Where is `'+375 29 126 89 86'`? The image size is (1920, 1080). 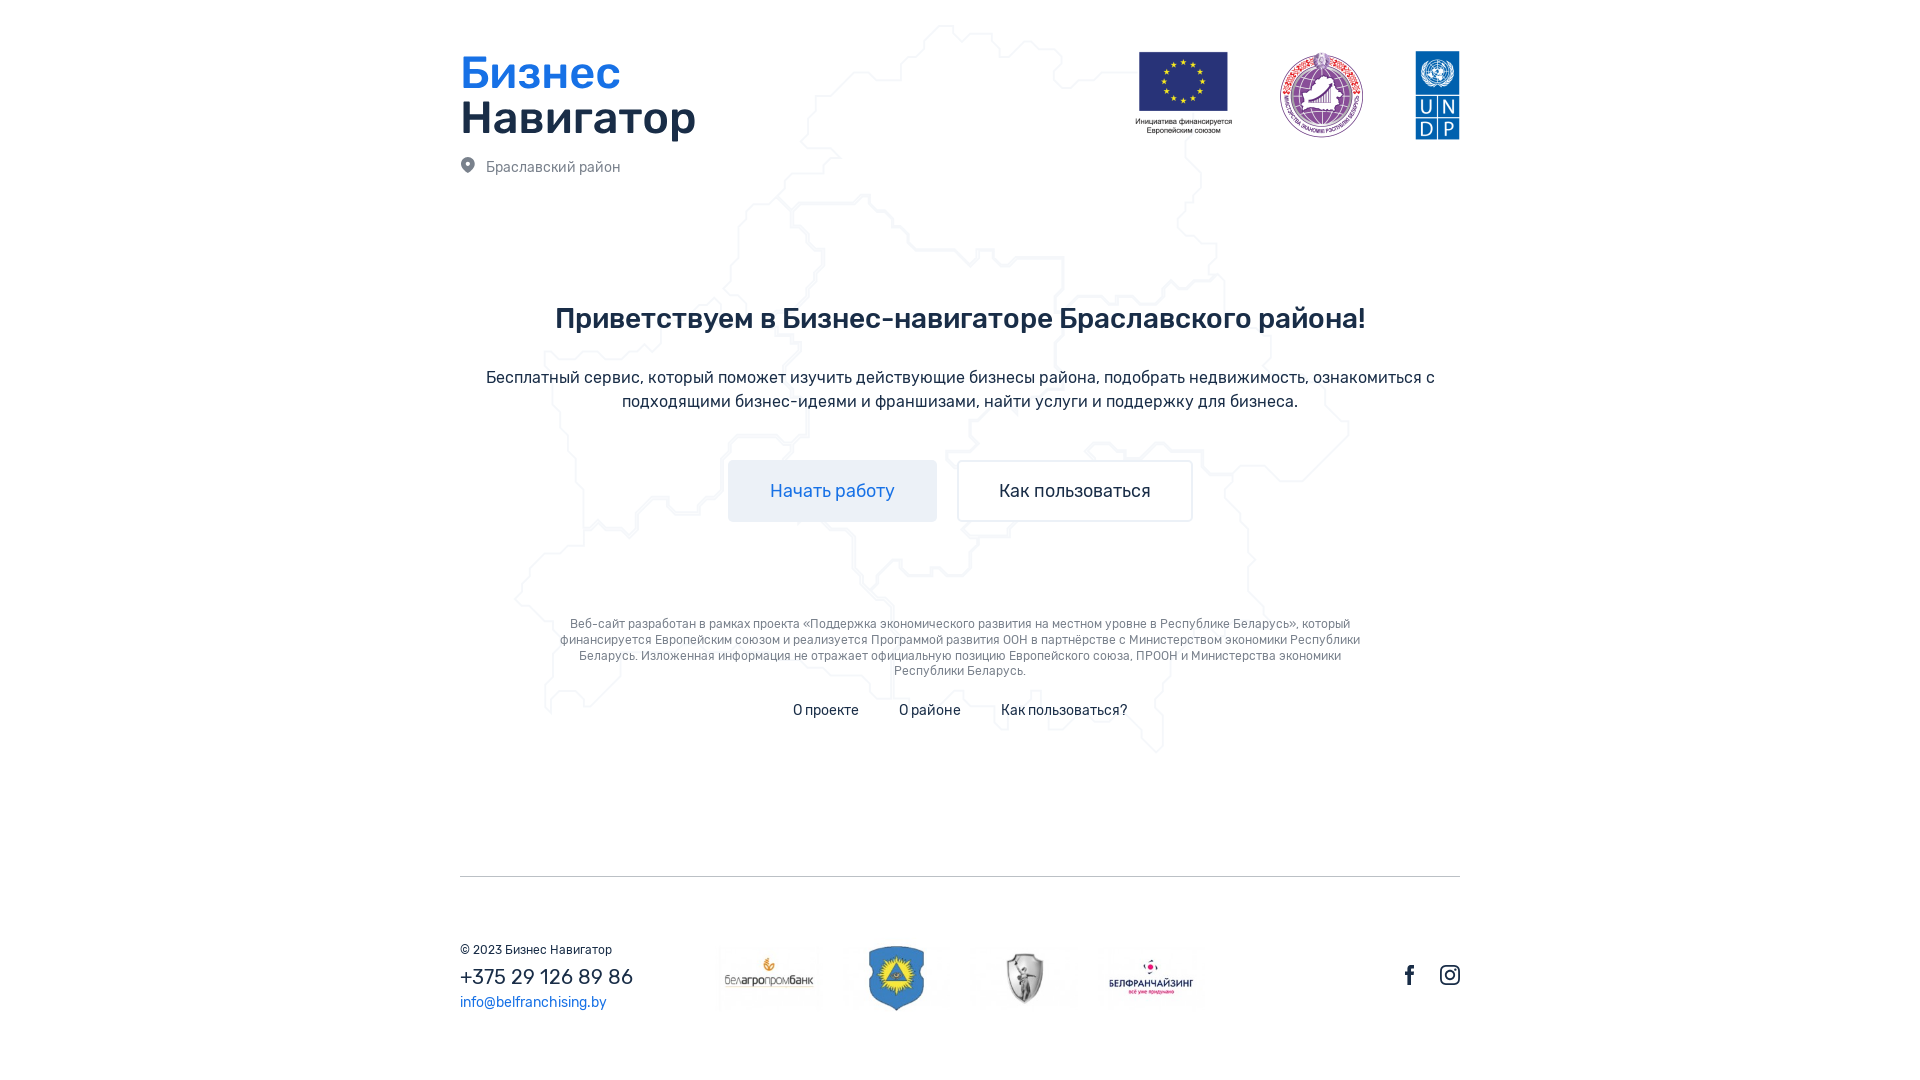 '+375 29 126 89 86' is located at coordinates (459, 976).